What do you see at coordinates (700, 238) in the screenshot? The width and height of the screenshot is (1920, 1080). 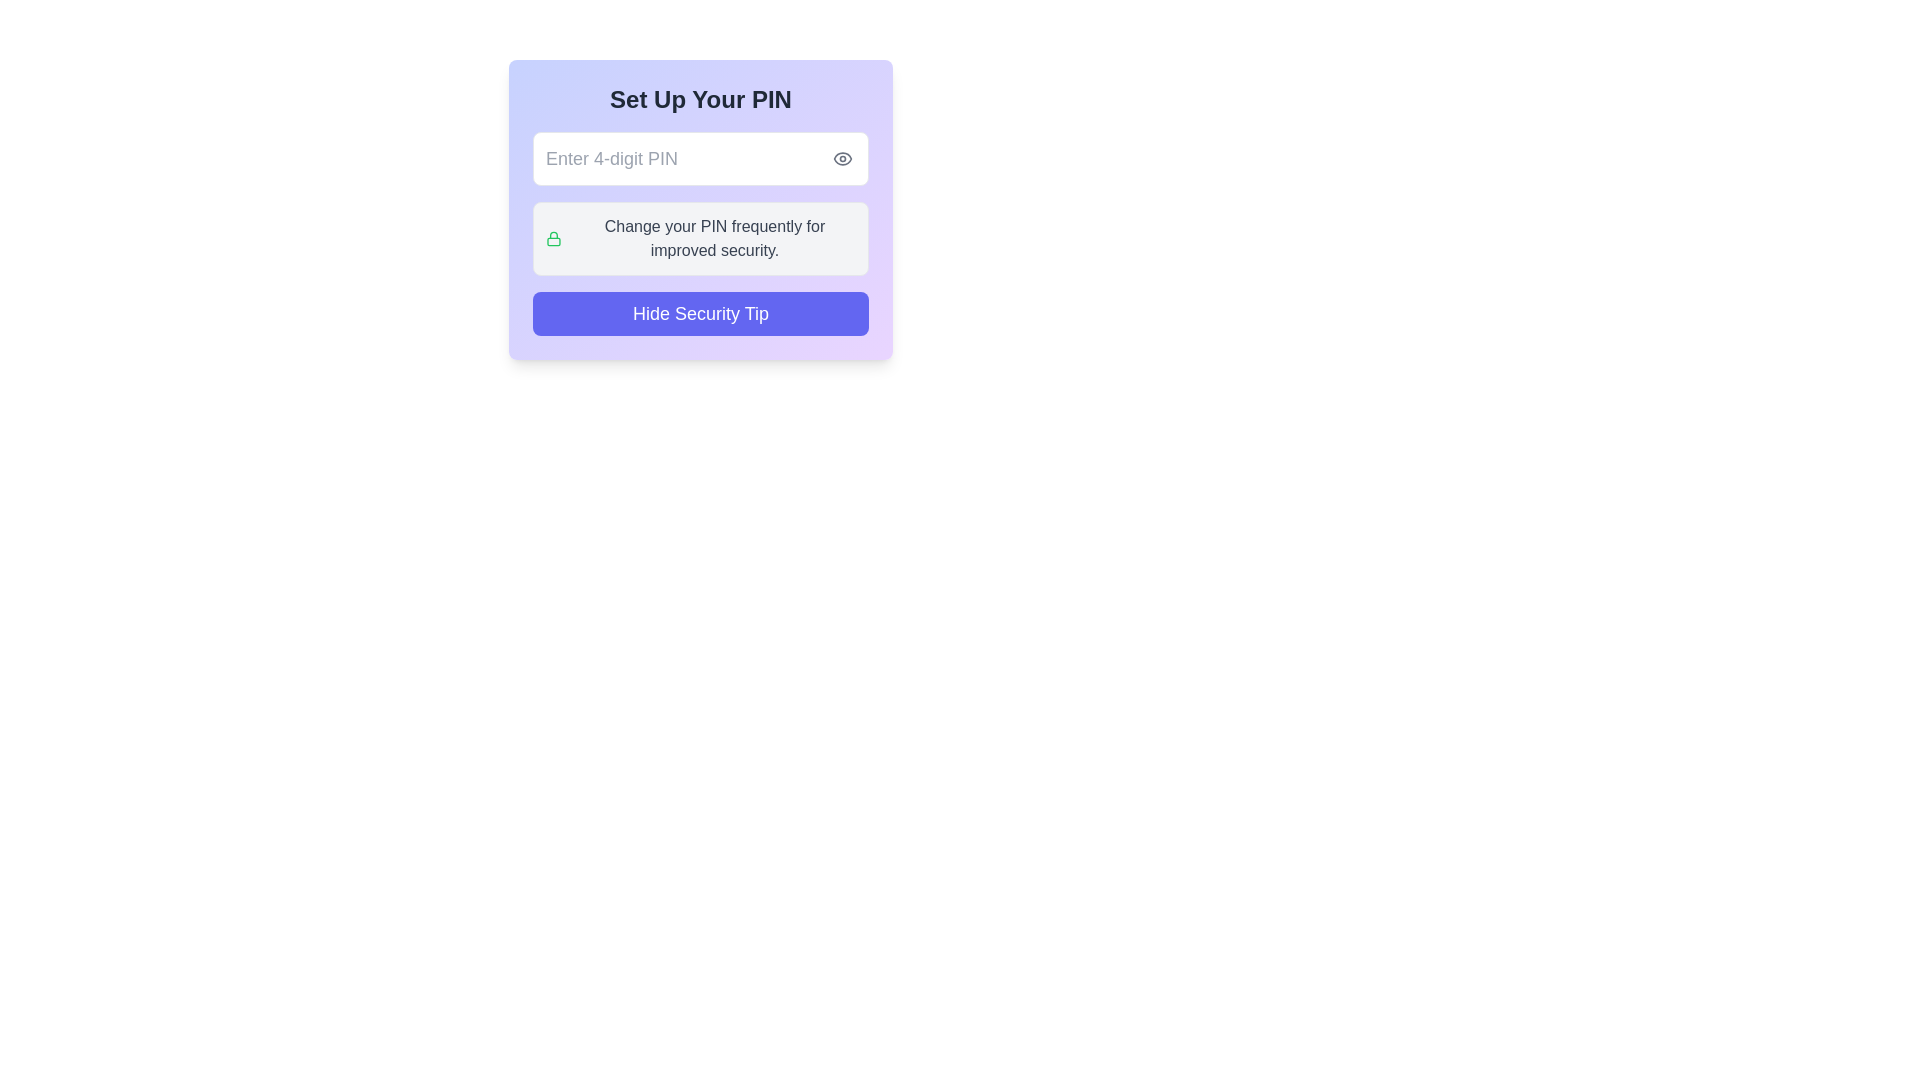 I see `the informative message box that contains the text 'Change your PIN frequently for improved security.' and a green lock icon, located below the 'Enter 4-digit PIN' input field and above the 'Hide Security Tip' button` at bounding box center [700, 238].